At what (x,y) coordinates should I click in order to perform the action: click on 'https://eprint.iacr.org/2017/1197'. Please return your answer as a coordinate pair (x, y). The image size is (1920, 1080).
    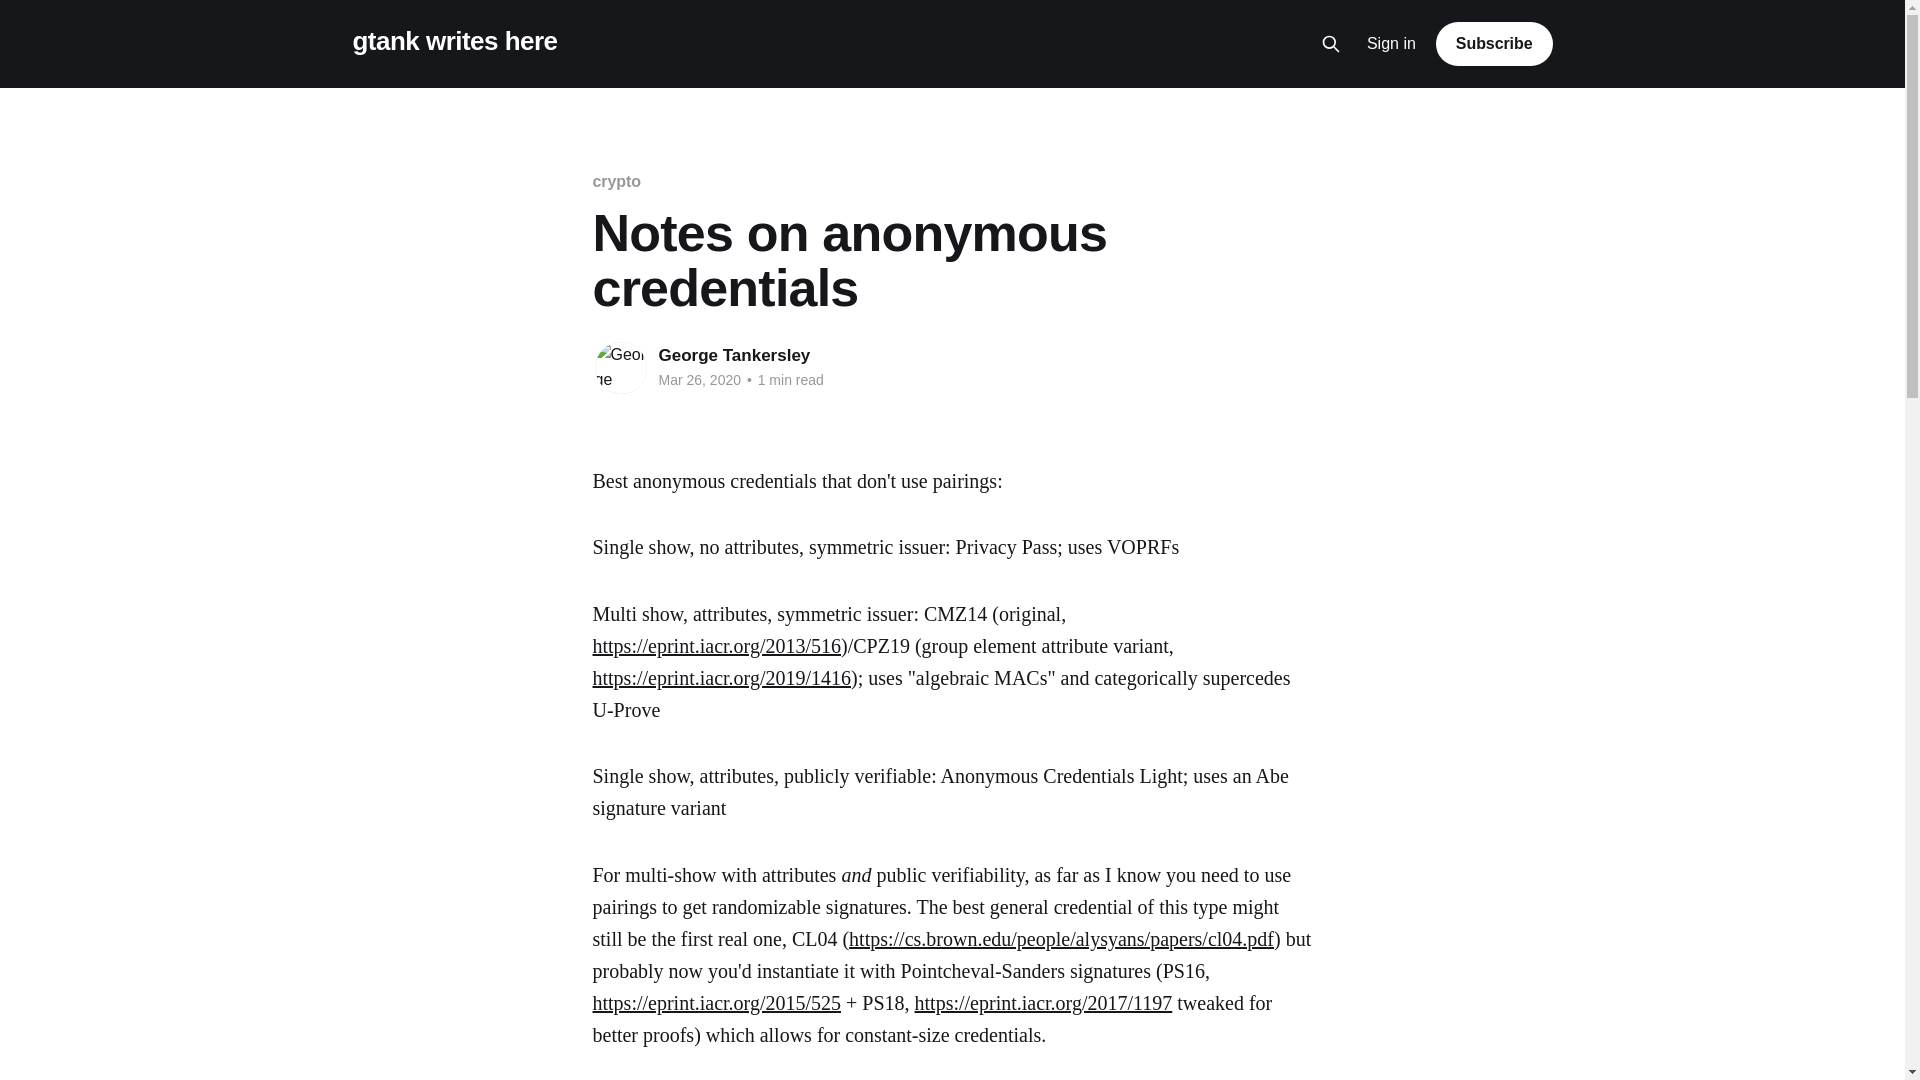
    Looking at the image, I should click on (914, 1002).